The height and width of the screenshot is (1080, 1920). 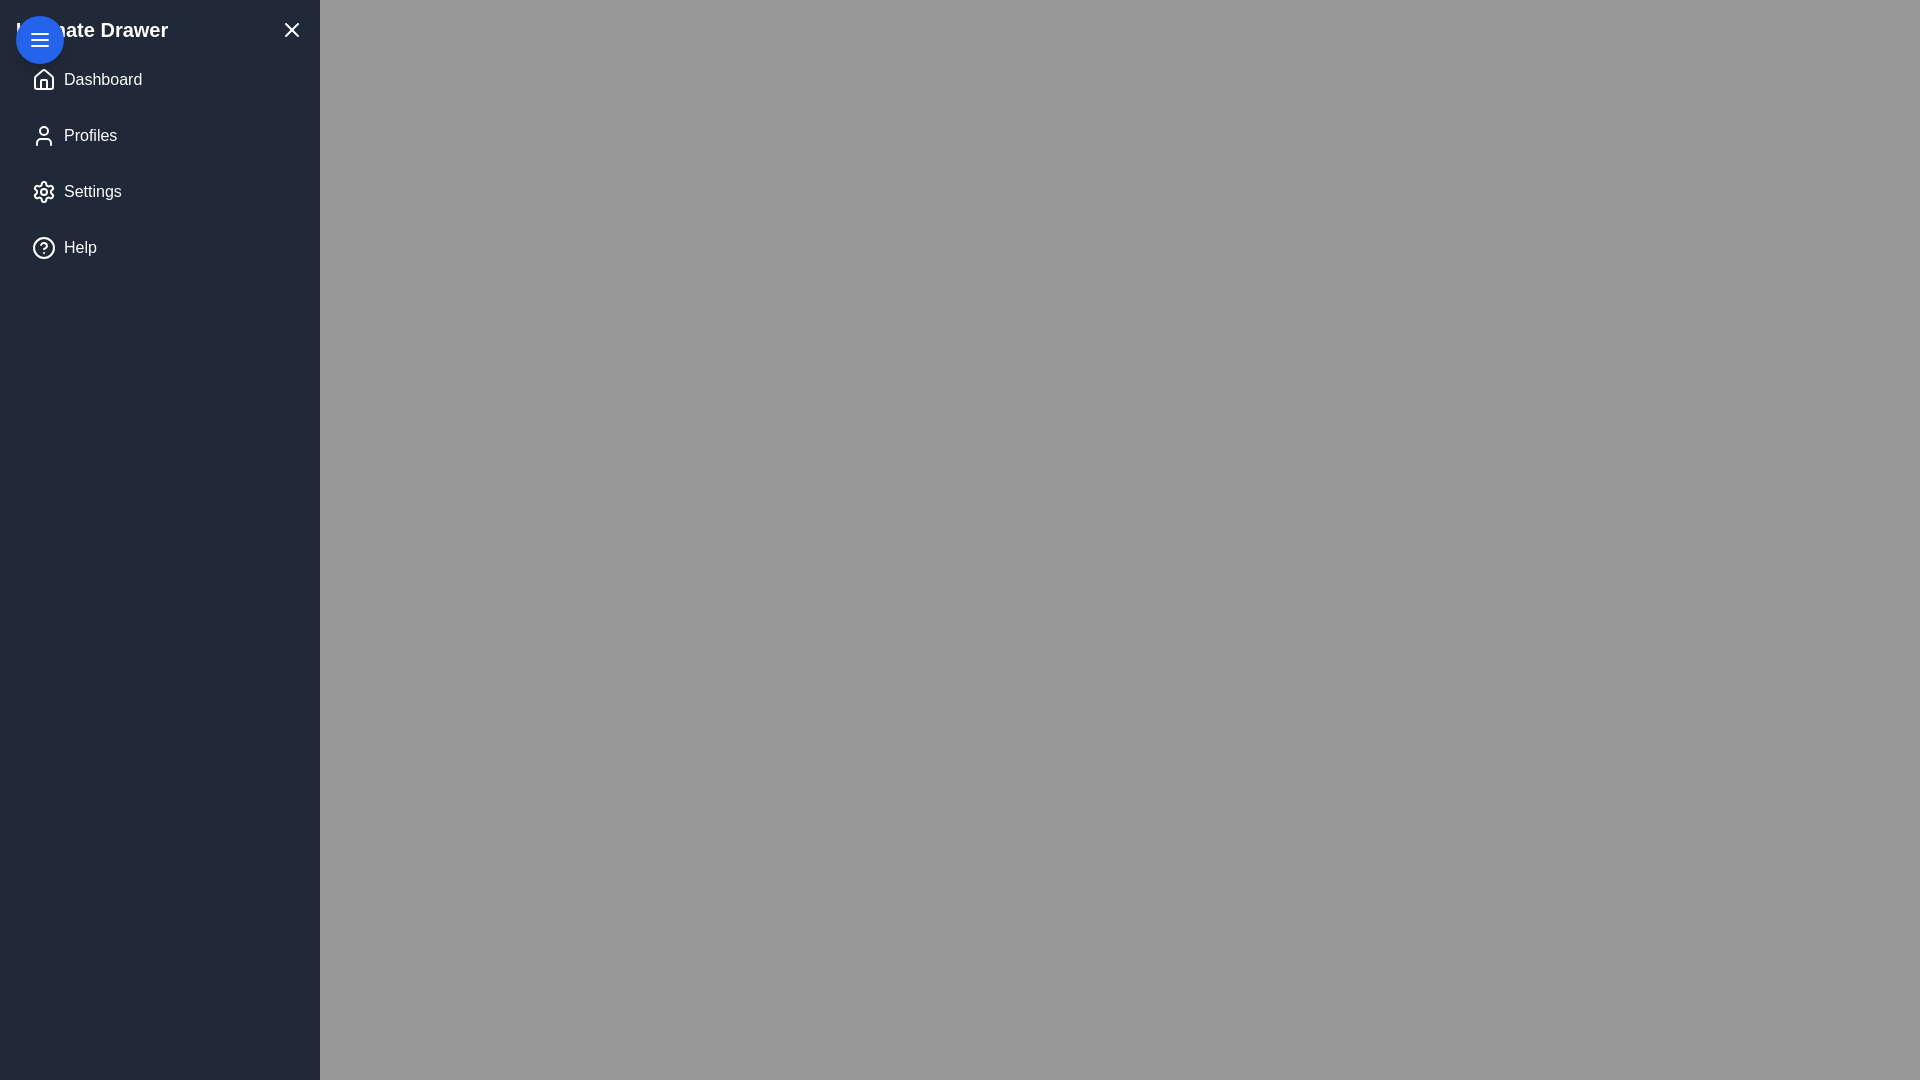 I want to click on the cog icon in the settings section of the sidebar menu, so click(x=43, y=192).